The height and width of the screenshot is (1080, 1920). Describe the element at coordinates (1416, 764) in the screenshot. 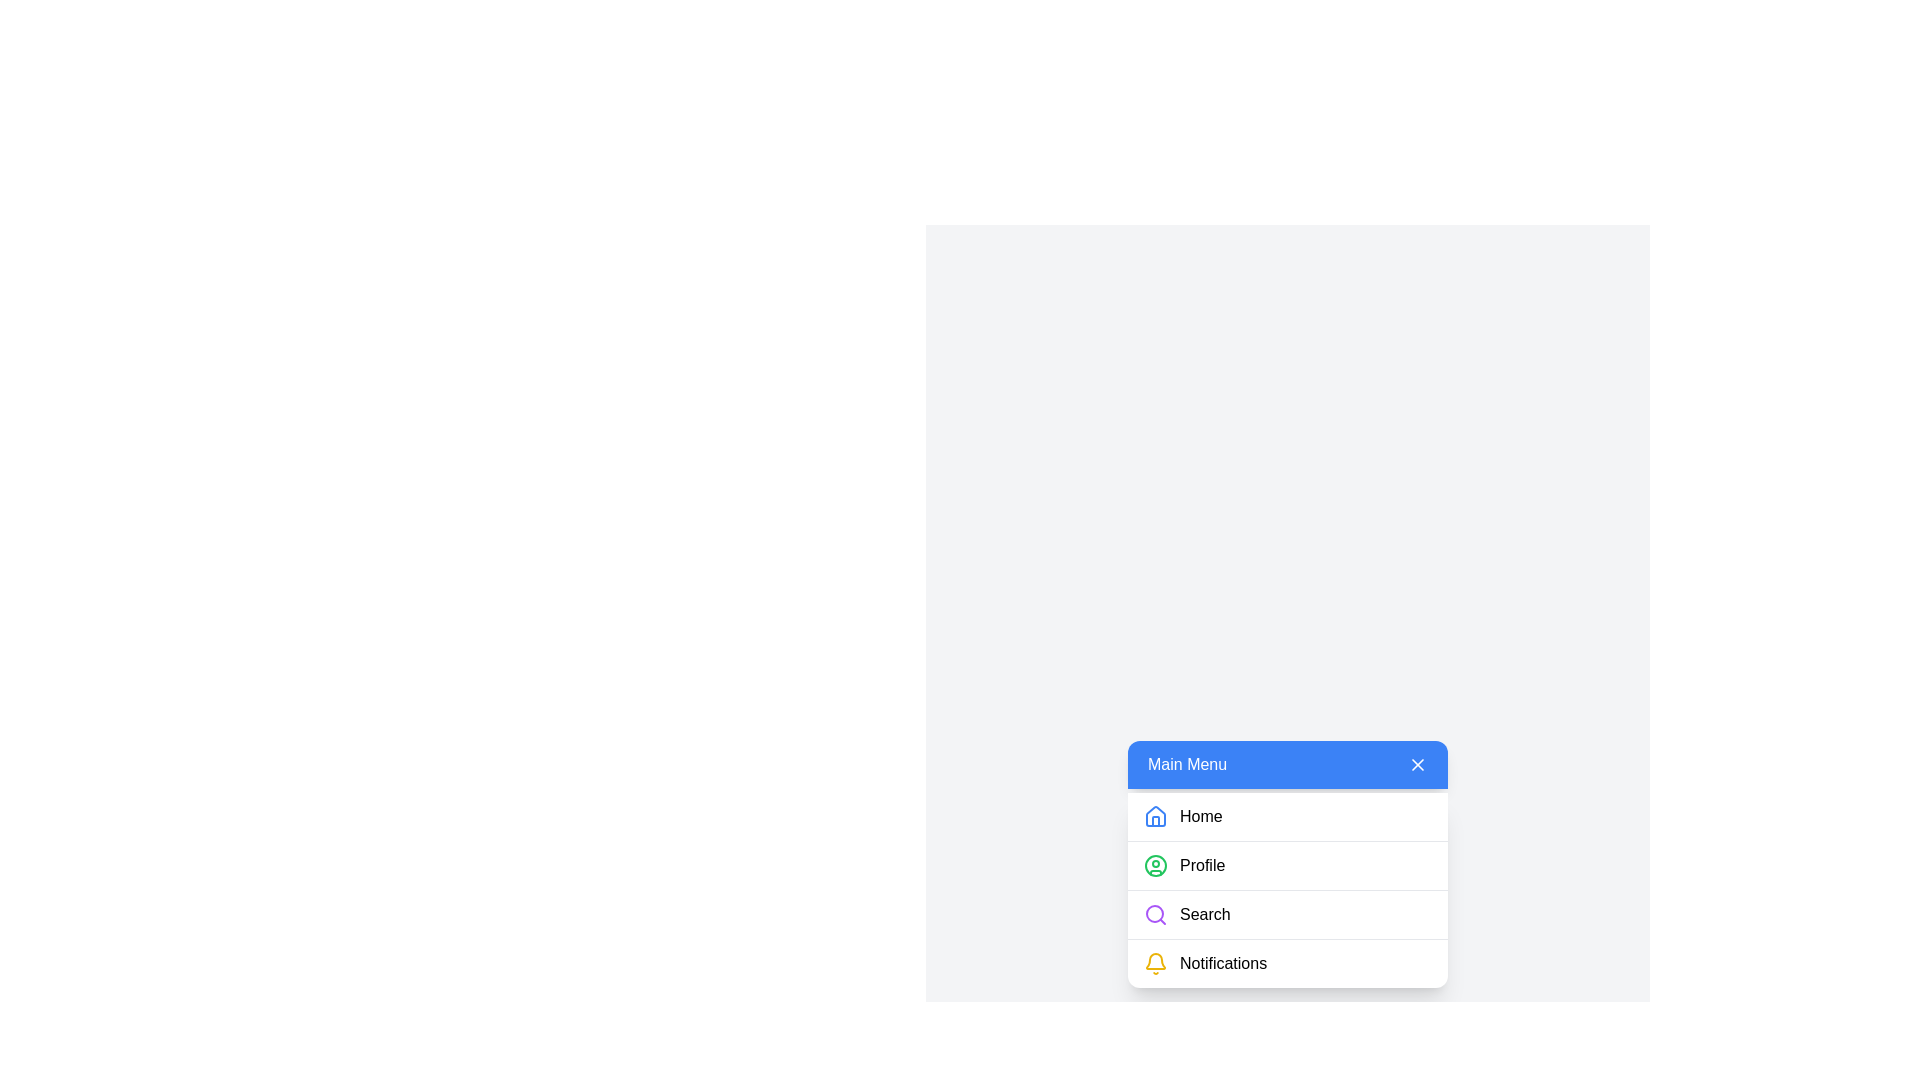

I see `the Close button icon (SVG) located at the top-right corner of the 'Main Menu' header` at that location.